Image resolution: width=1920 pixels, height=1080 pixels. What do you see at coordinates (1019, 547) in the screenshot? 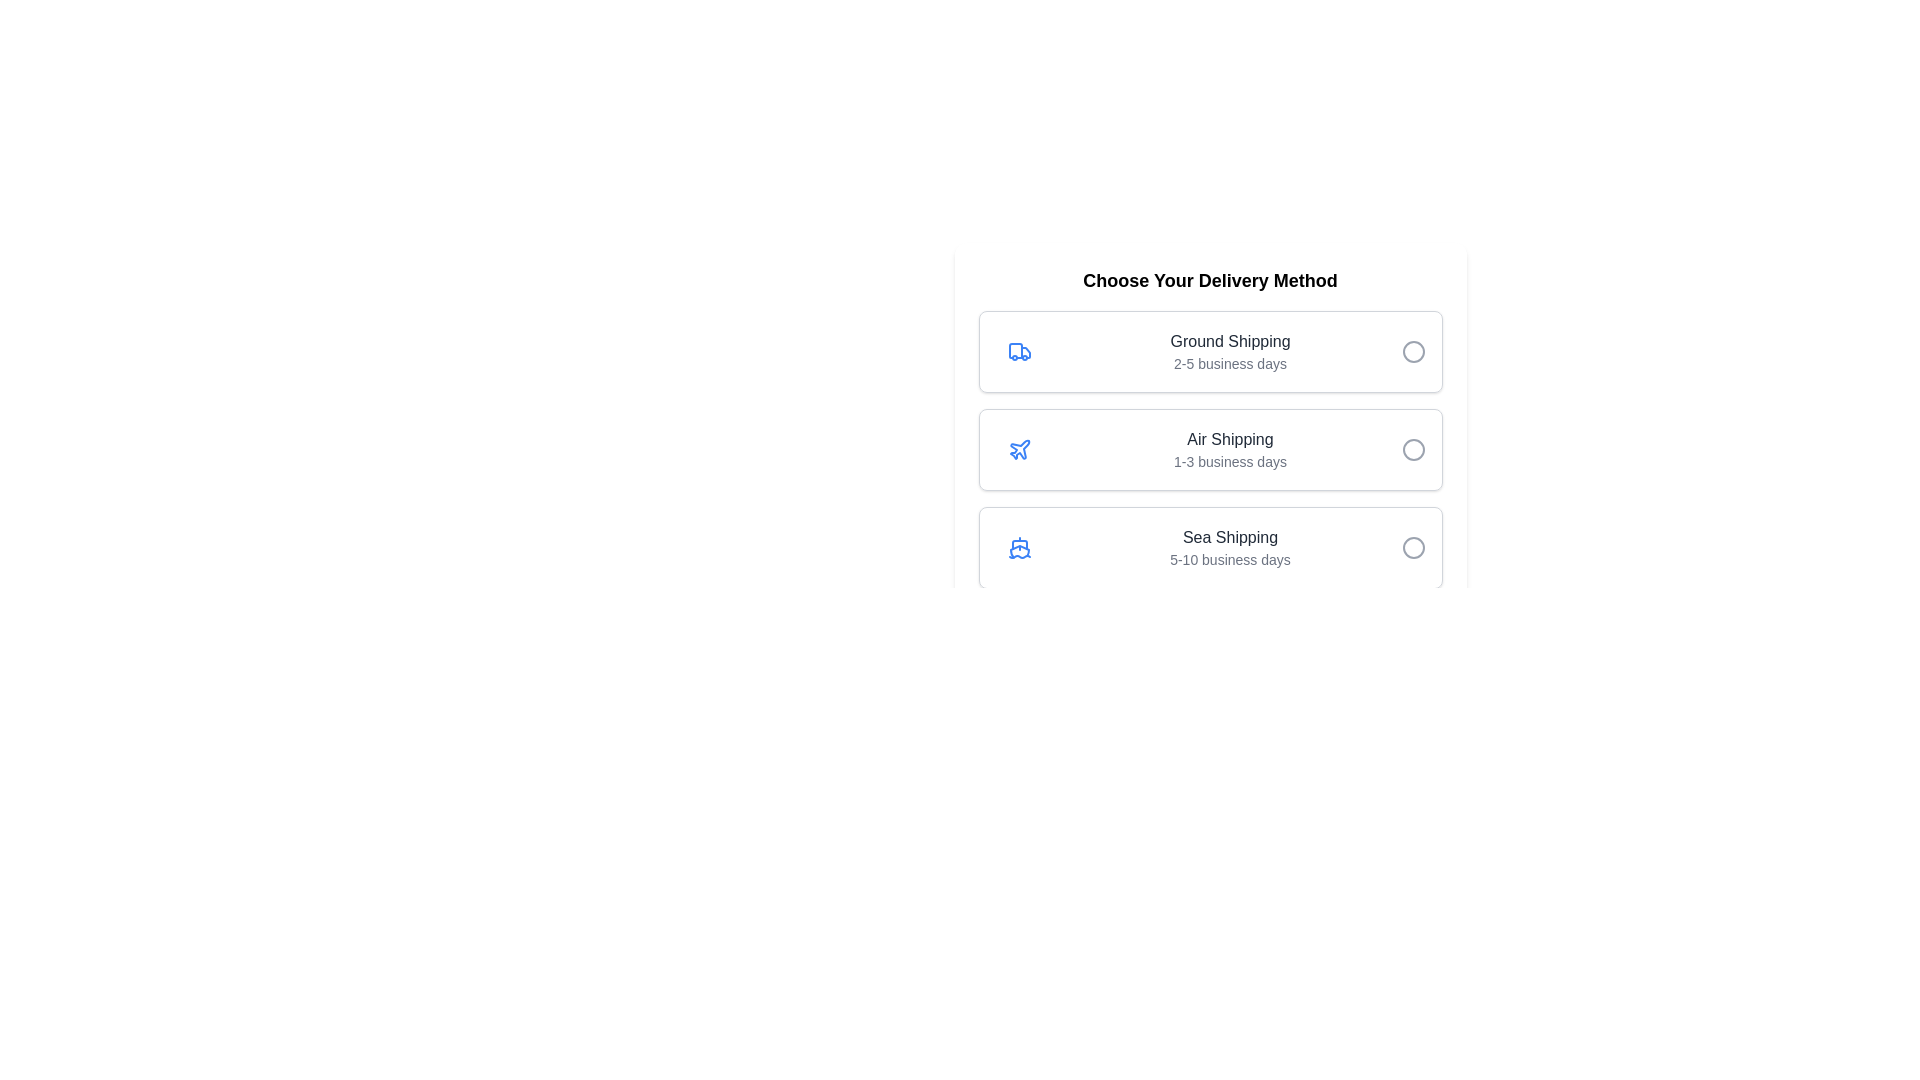
I see `the 'Sea Shipping' delivery method icon, which is the third option in the list of delivery methods` at bounding box center [1019, 547].